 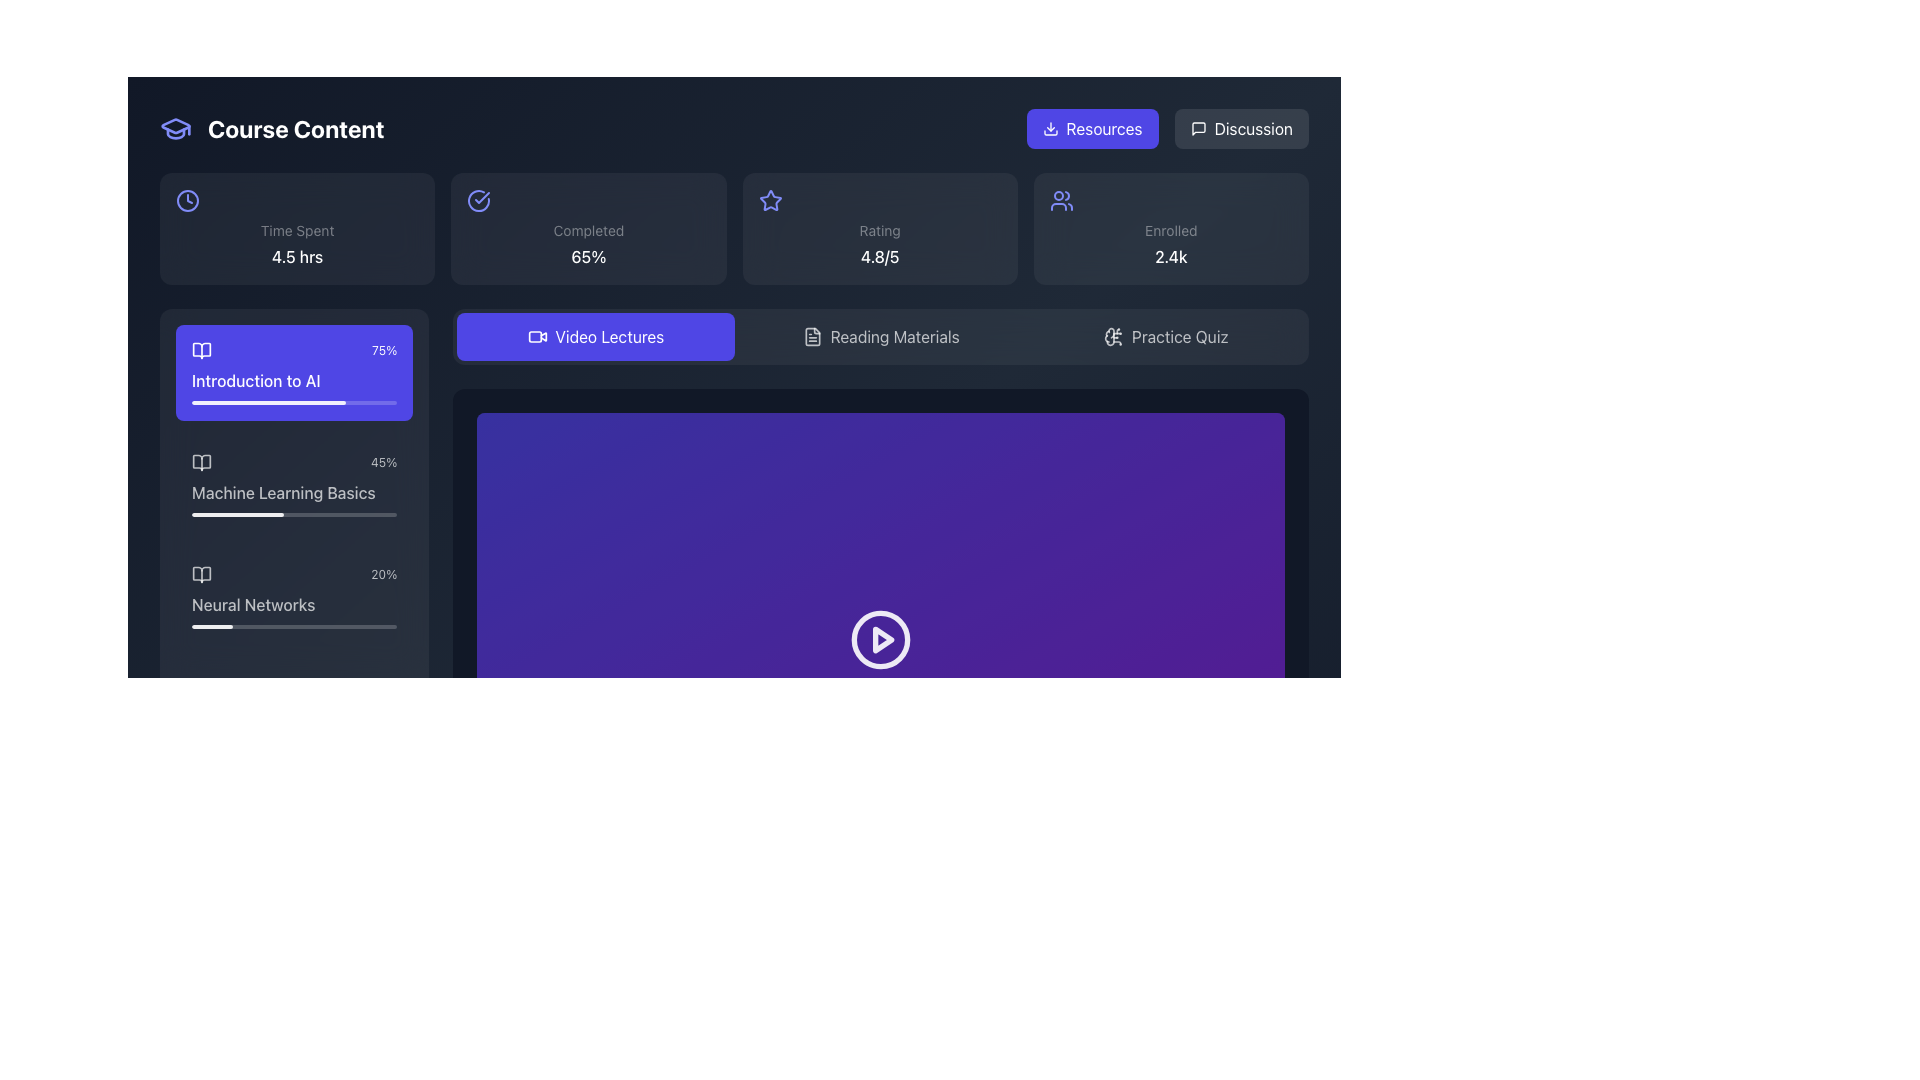 What do you see at coordinates (880, 227) in the screenshot?
I see `the information displayed on the card containing a star icon, the label 'Rating', and the numerical value '4.8/5', located in the top row of the third column in a four-column grid layout` at bounding box center [880, 227].